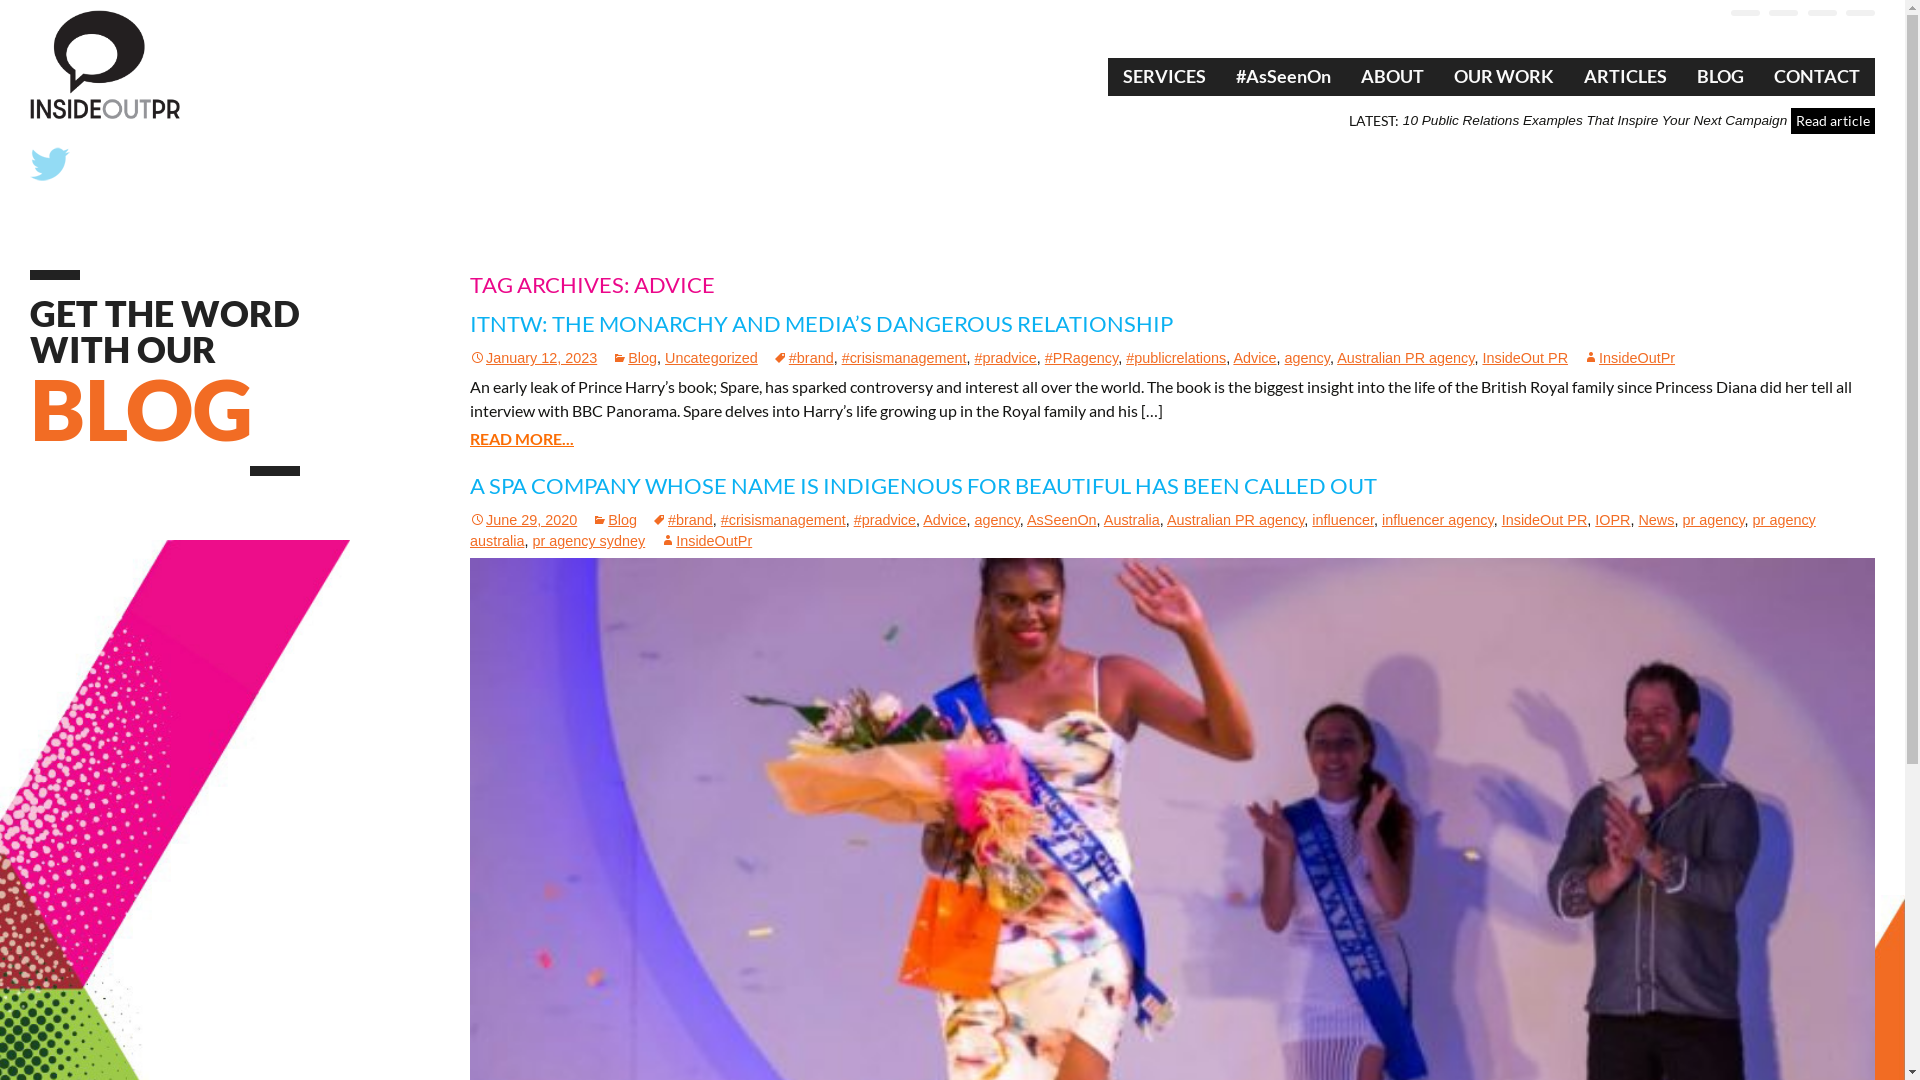 The width and height of the screenshot is (1920, 1080). Describe the element at coordinates (943, 519) in the screenshot. I see `'Advice'` at that location.